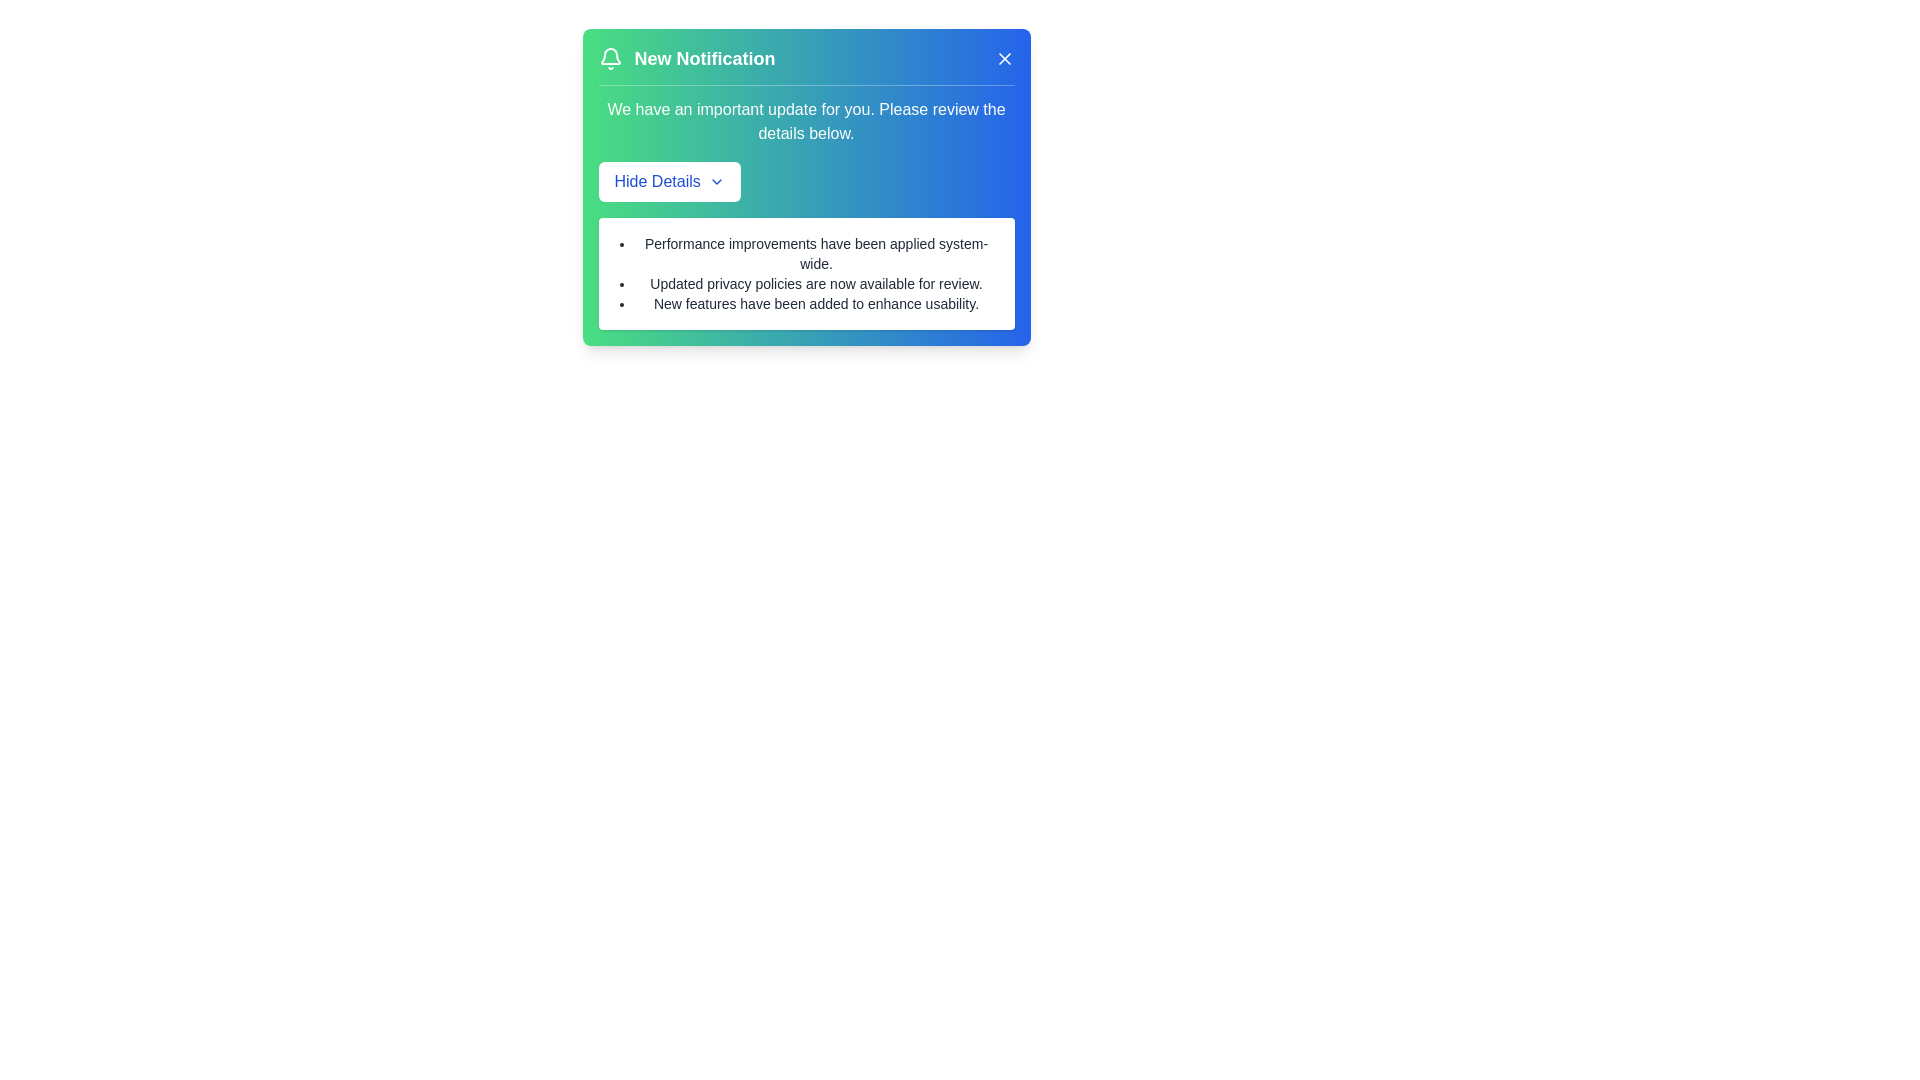  Describe the element at coordinates (1004, 57) in the screenshot. I see `the 'X' button to close the notification` at that location.